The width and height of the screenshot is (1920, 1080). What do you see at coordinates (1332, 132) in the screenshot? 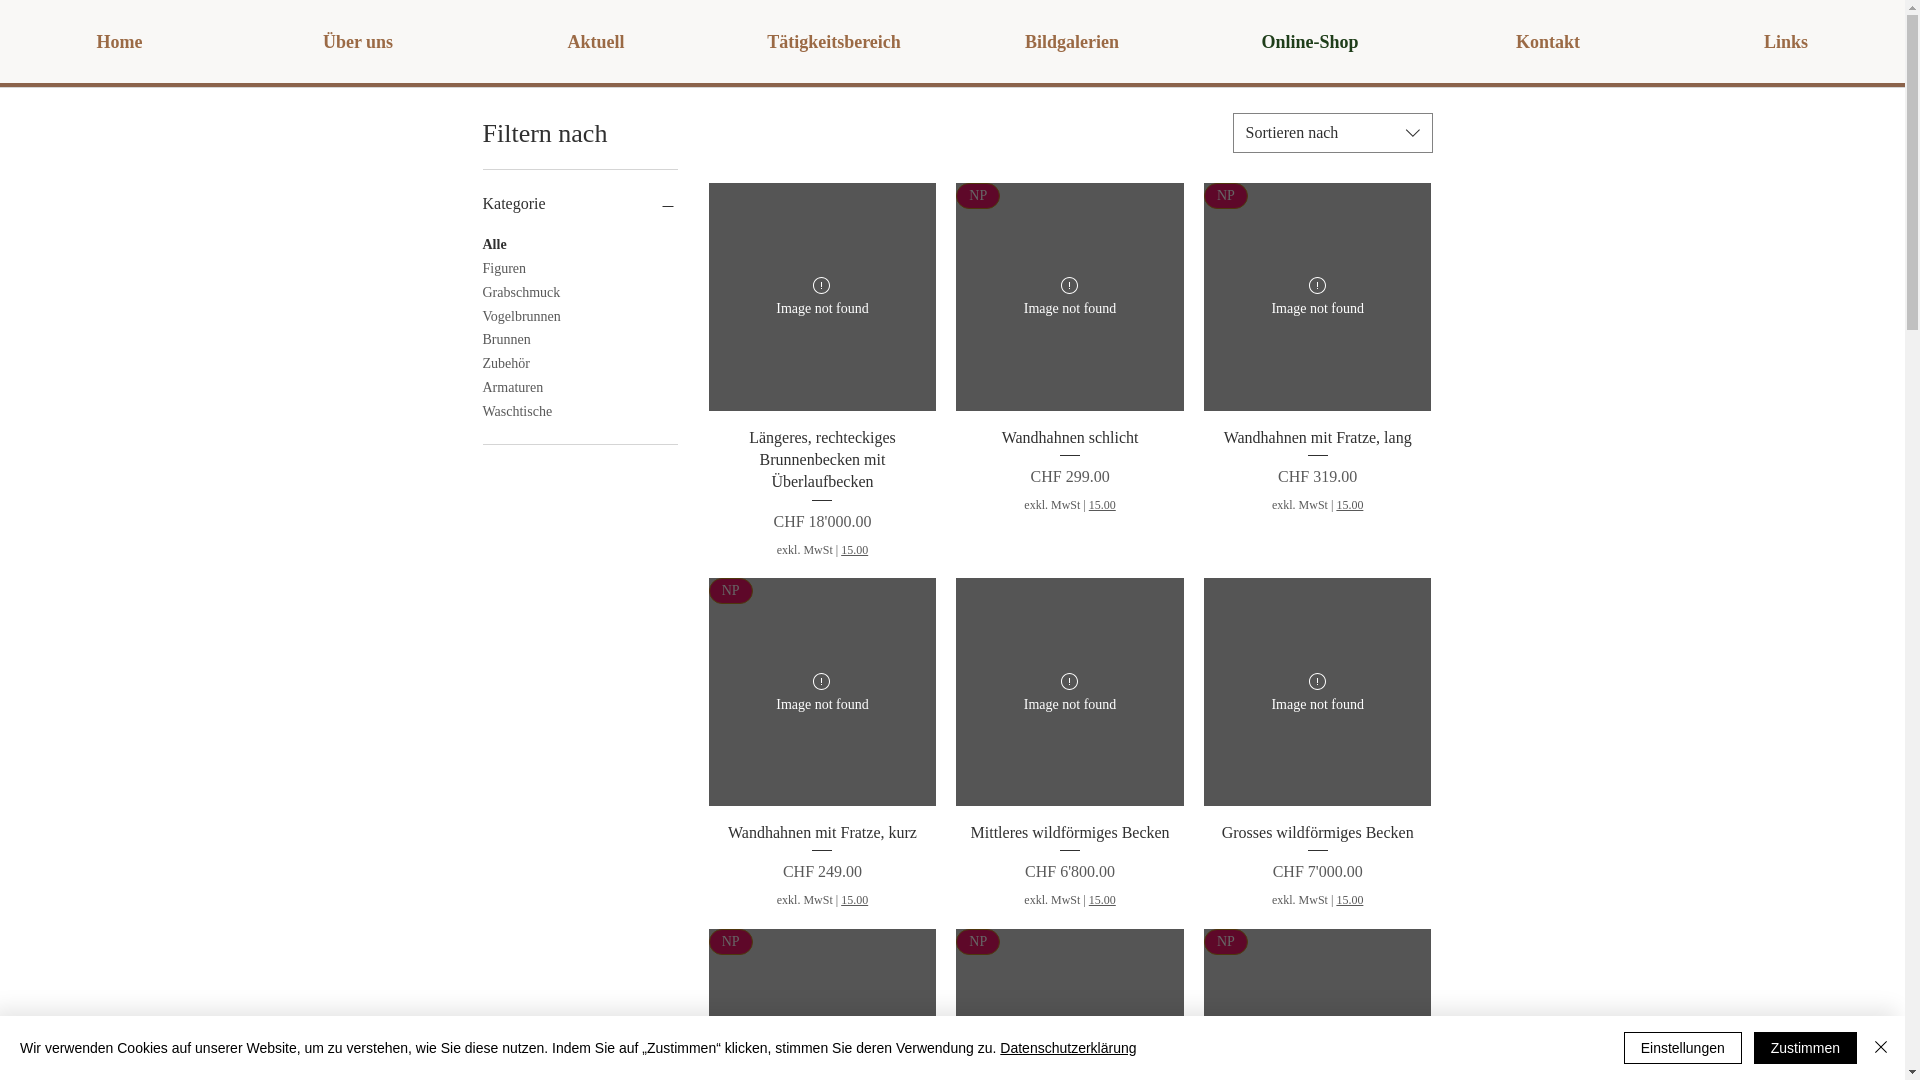
I see `'Sortieren nach'` at bounding box center [1332, 132].